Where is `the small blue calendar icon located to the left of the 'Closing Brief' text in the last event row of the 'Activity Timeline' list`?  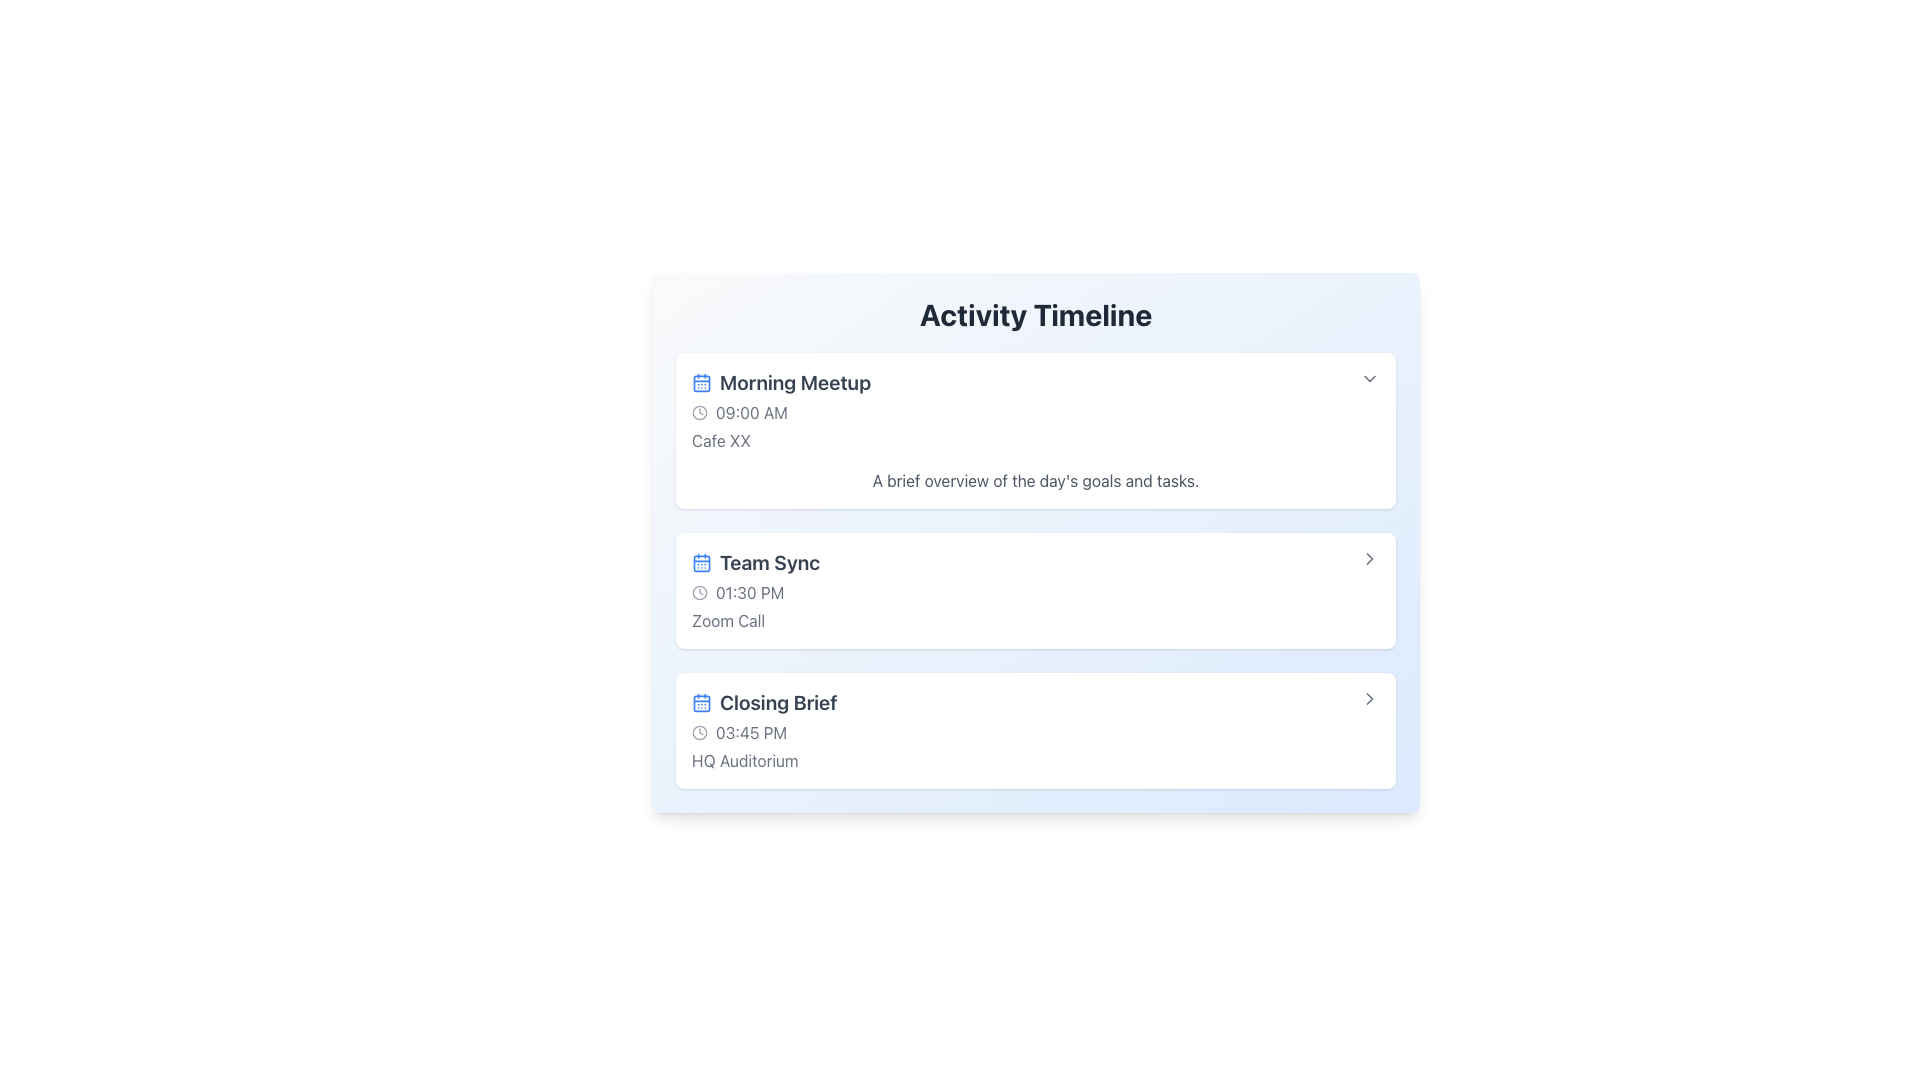
the small blue calendar icon located to the left of the 'Closing Brief' text in the last event row of the 'Activity Timeline' list is located at coordinates (701, 701).